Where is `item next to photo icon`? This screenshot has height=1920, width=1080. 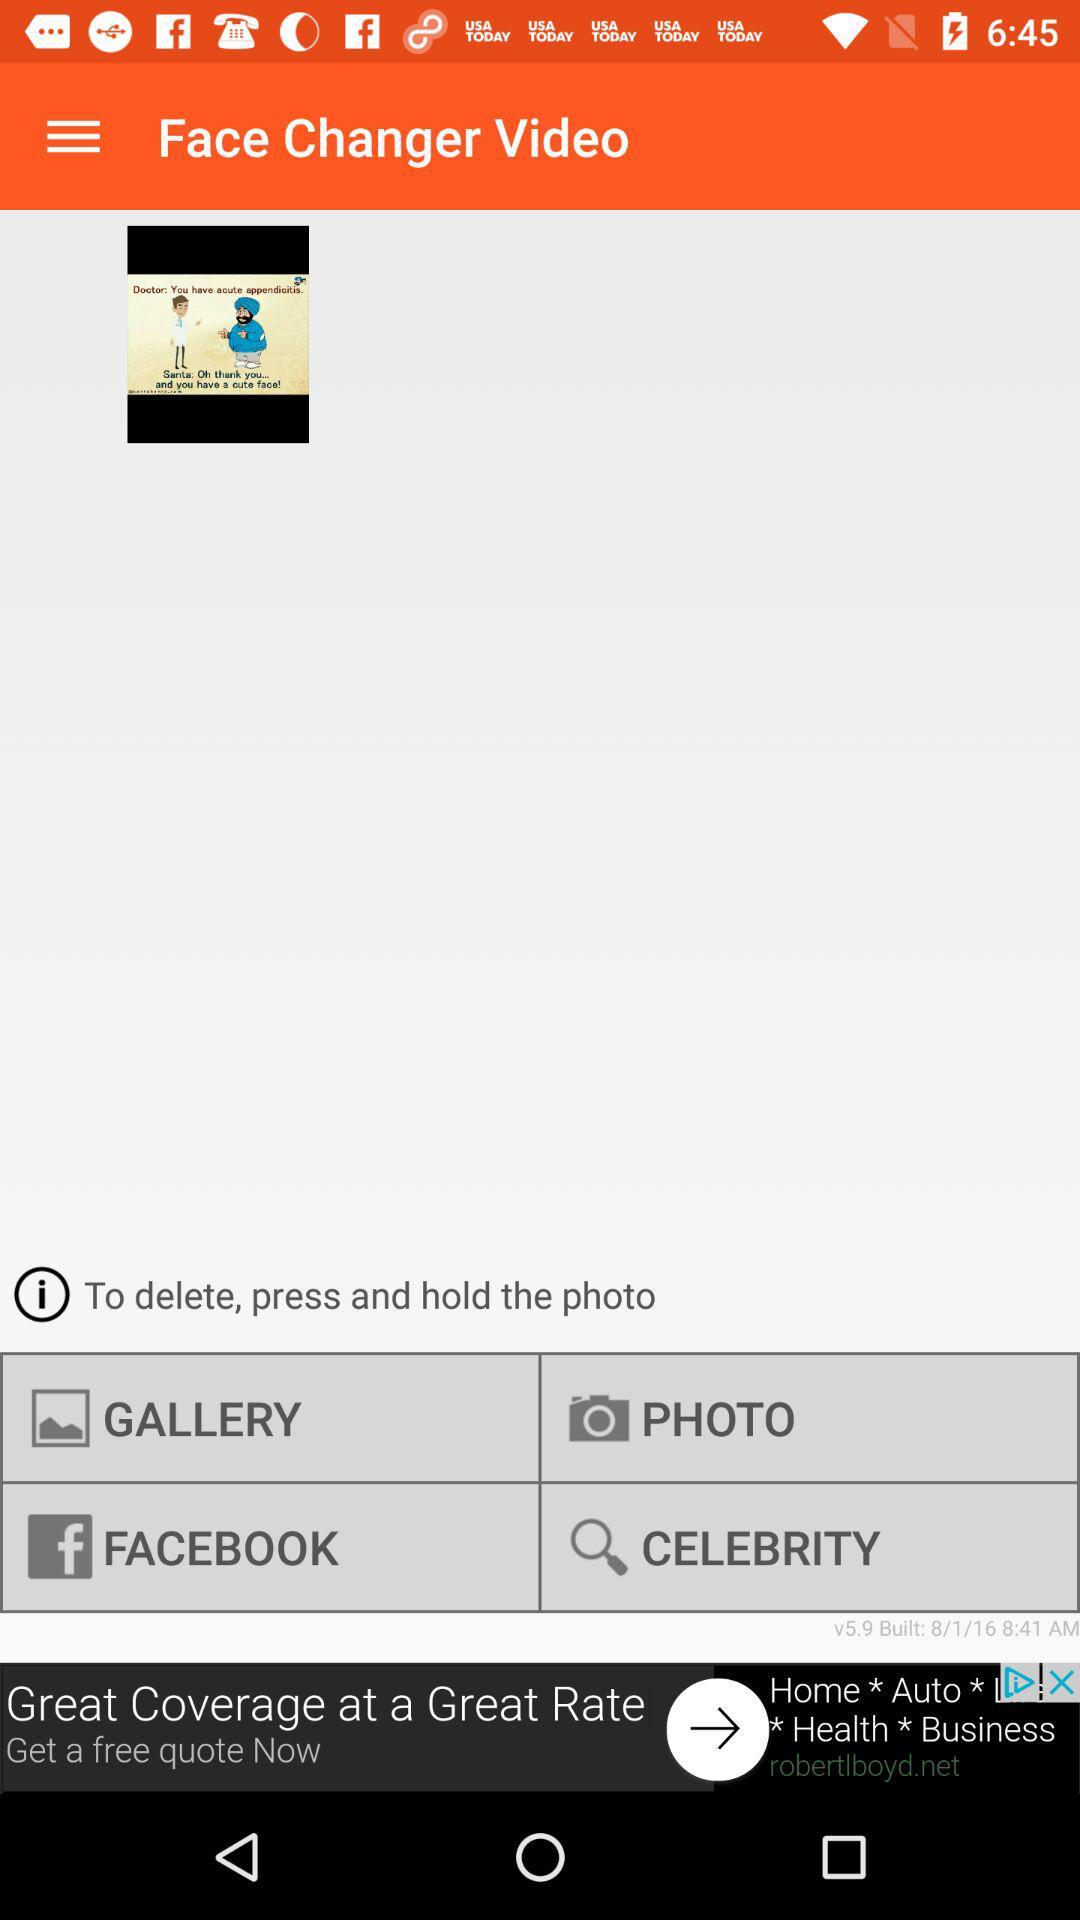 item next to photo icon is located at coordinates (270, 1546).